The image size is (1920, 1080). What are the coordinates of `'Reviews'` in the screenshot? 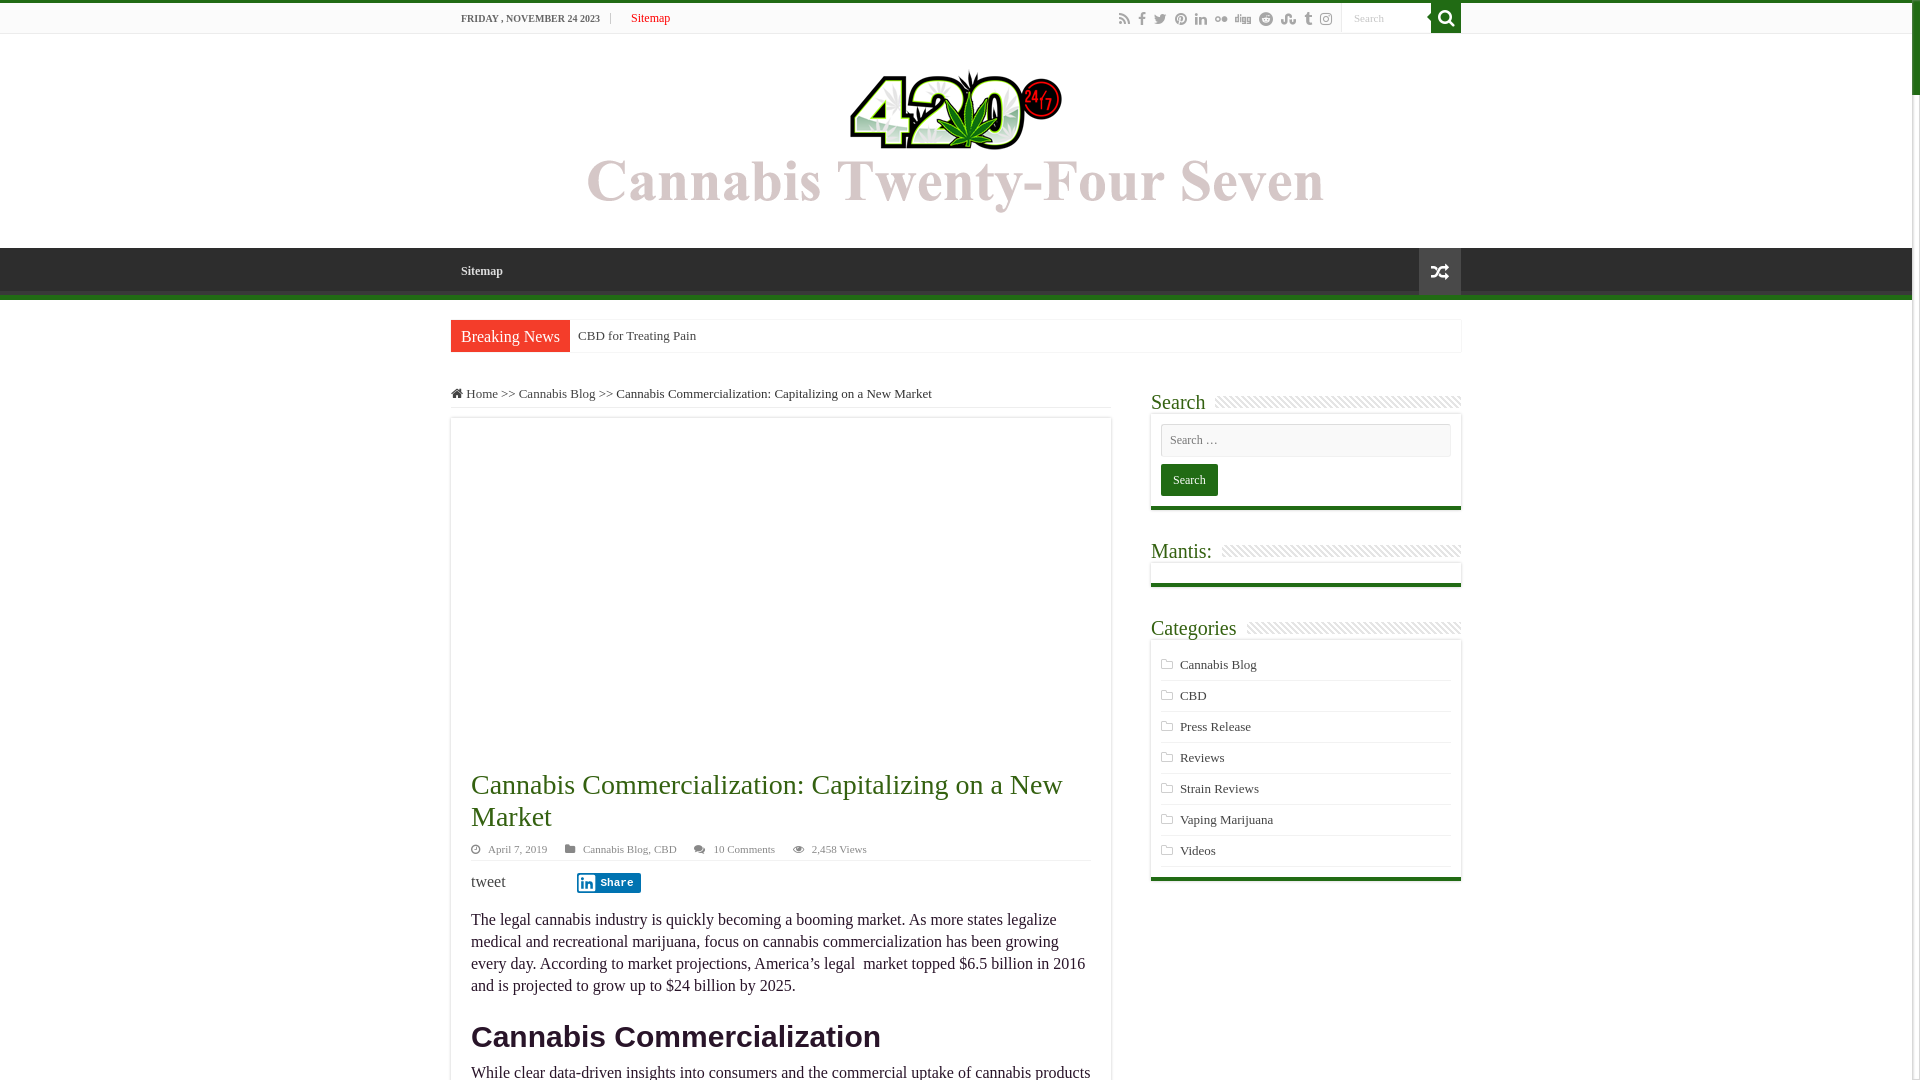 It's located at (1180, 757).